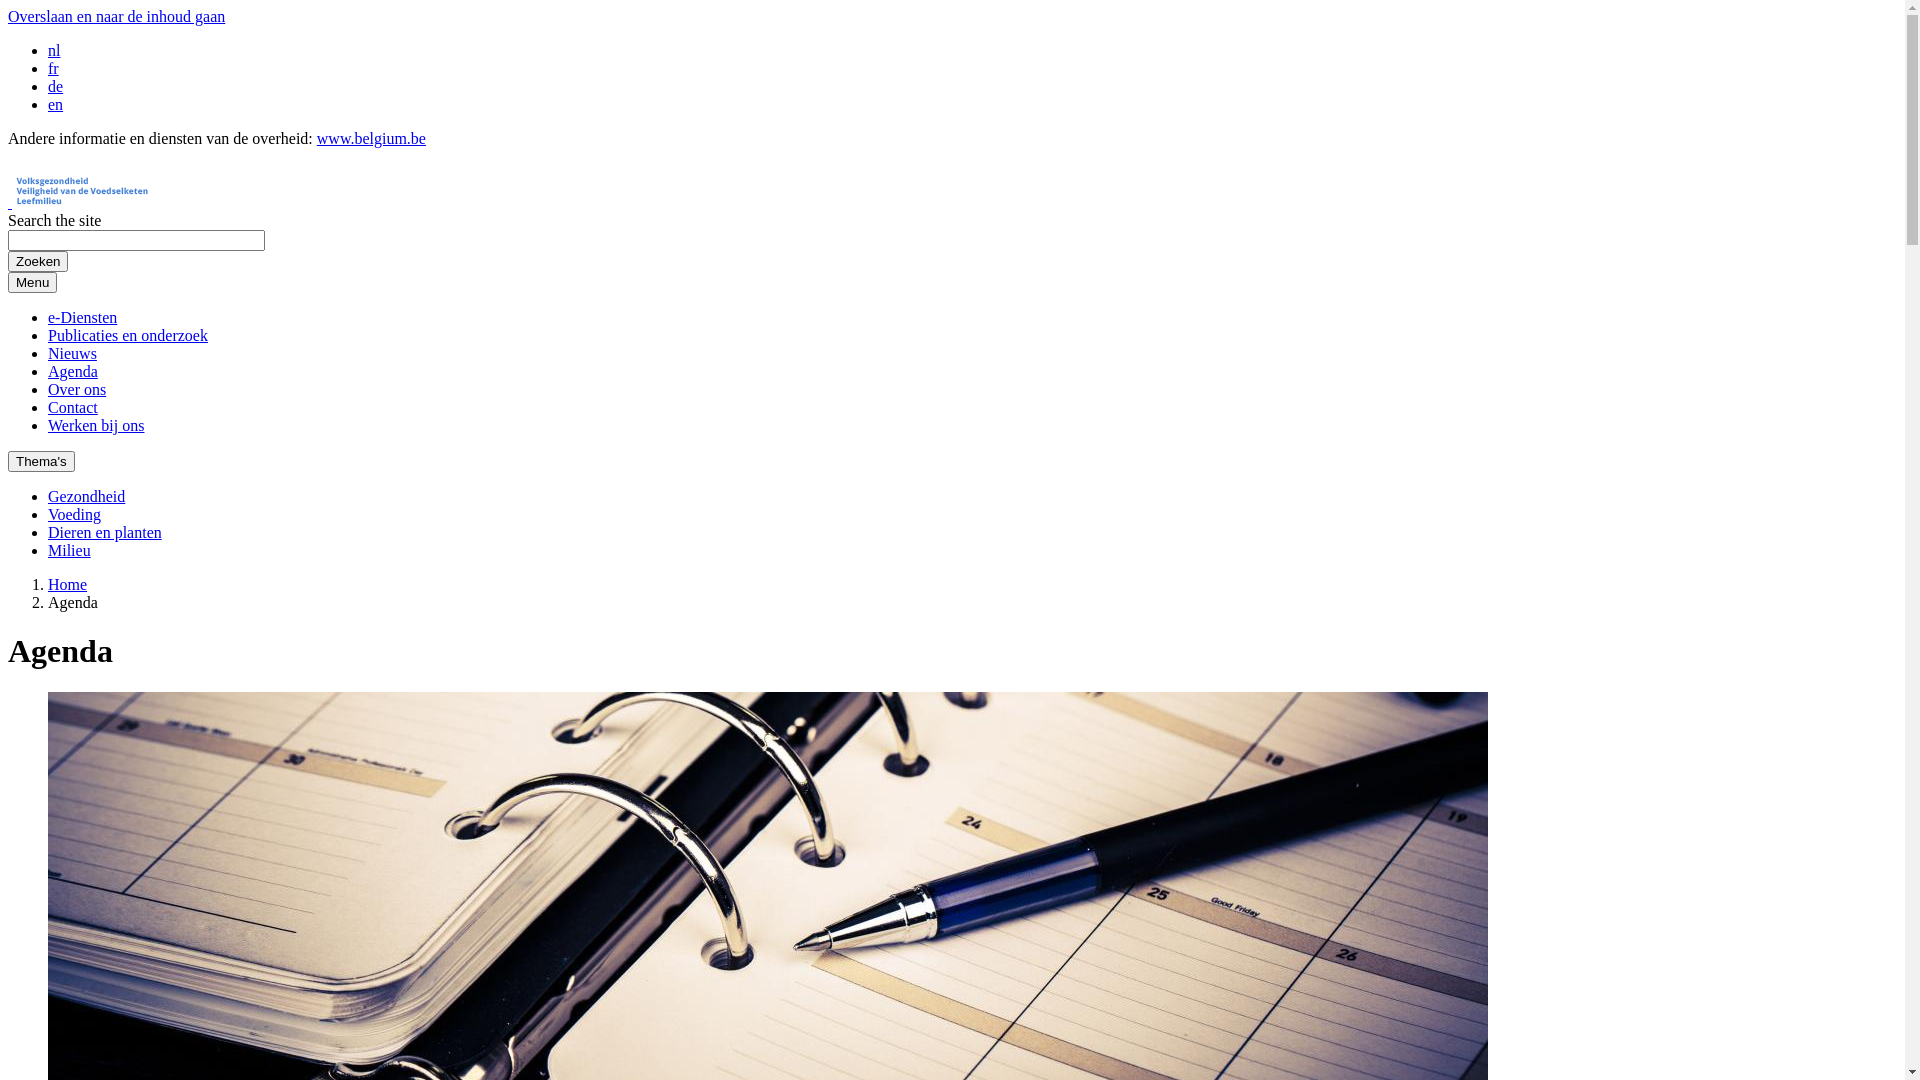 The image size is (1920, 1080). Describe the element at coordinates (67, 584) in the screenshot. I see `'Home'` at that location.